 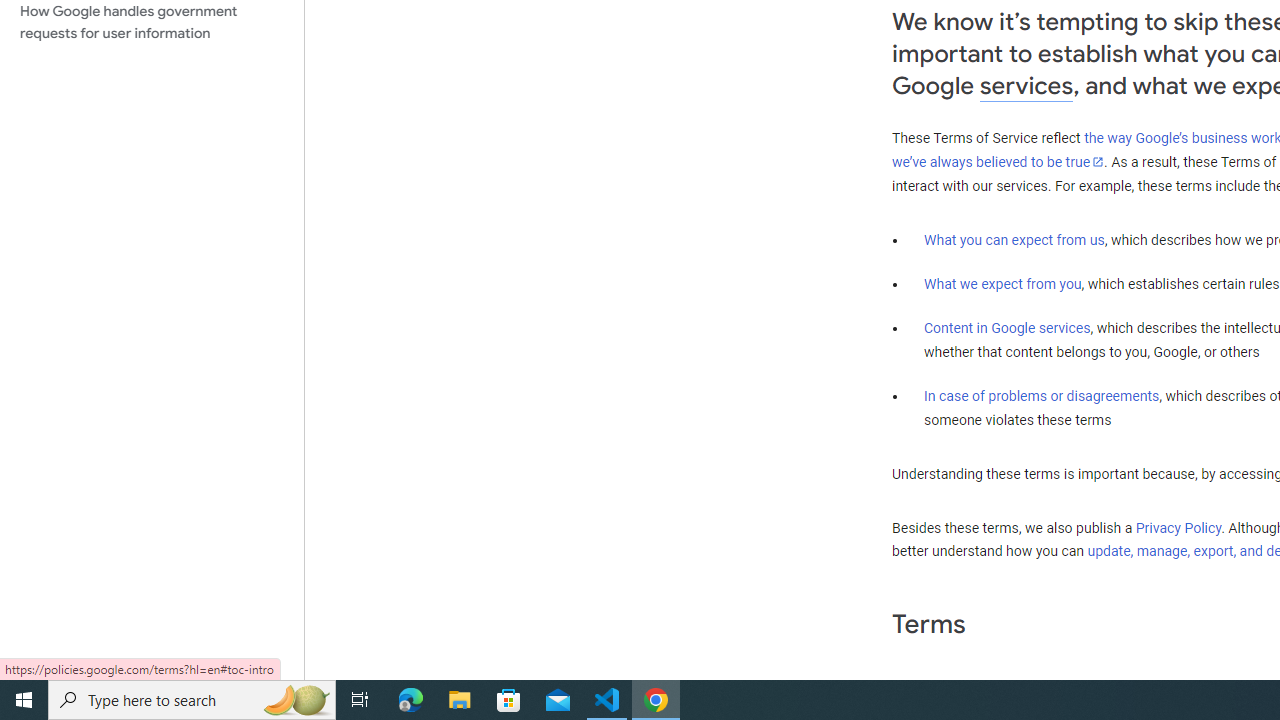 What do you see at coordinates (1040, 396) in the screenshot?
I see `'In case of problems or disagreements'` at bounding box center [1040, 396].